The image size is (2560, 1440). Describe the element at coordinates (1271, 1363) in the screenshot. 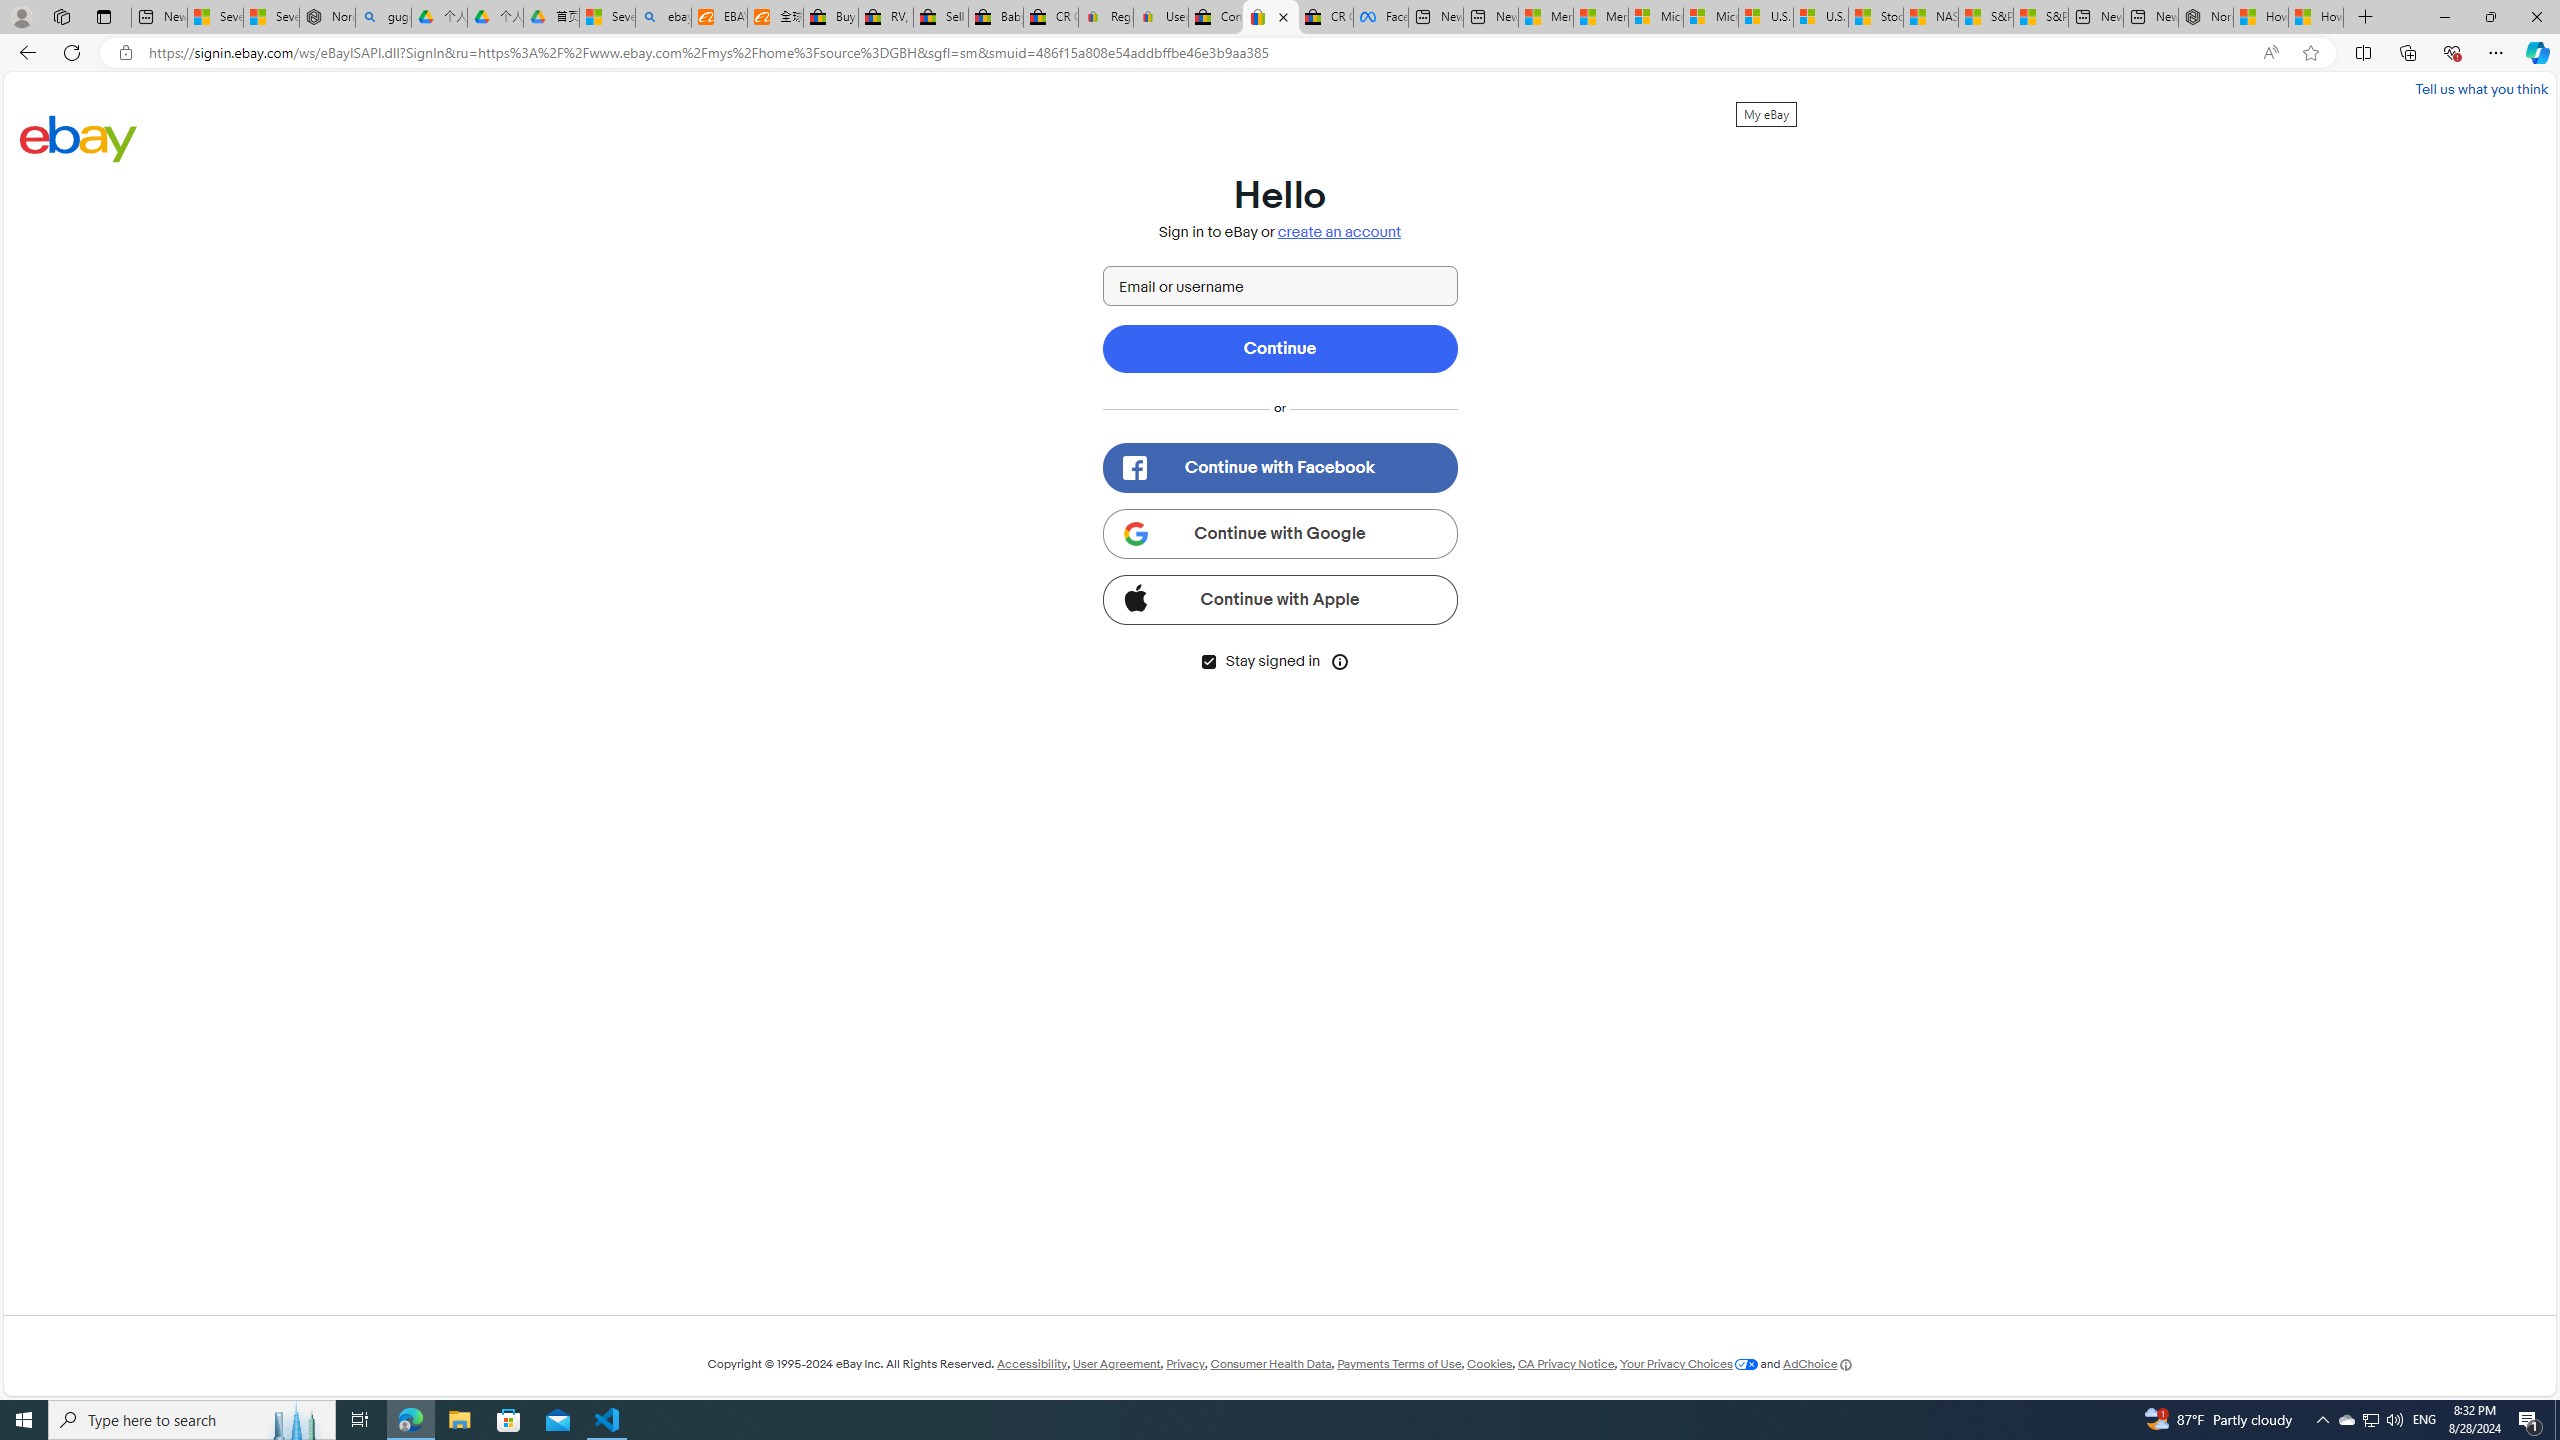

I see `'Consumer Health Data'` at that location.